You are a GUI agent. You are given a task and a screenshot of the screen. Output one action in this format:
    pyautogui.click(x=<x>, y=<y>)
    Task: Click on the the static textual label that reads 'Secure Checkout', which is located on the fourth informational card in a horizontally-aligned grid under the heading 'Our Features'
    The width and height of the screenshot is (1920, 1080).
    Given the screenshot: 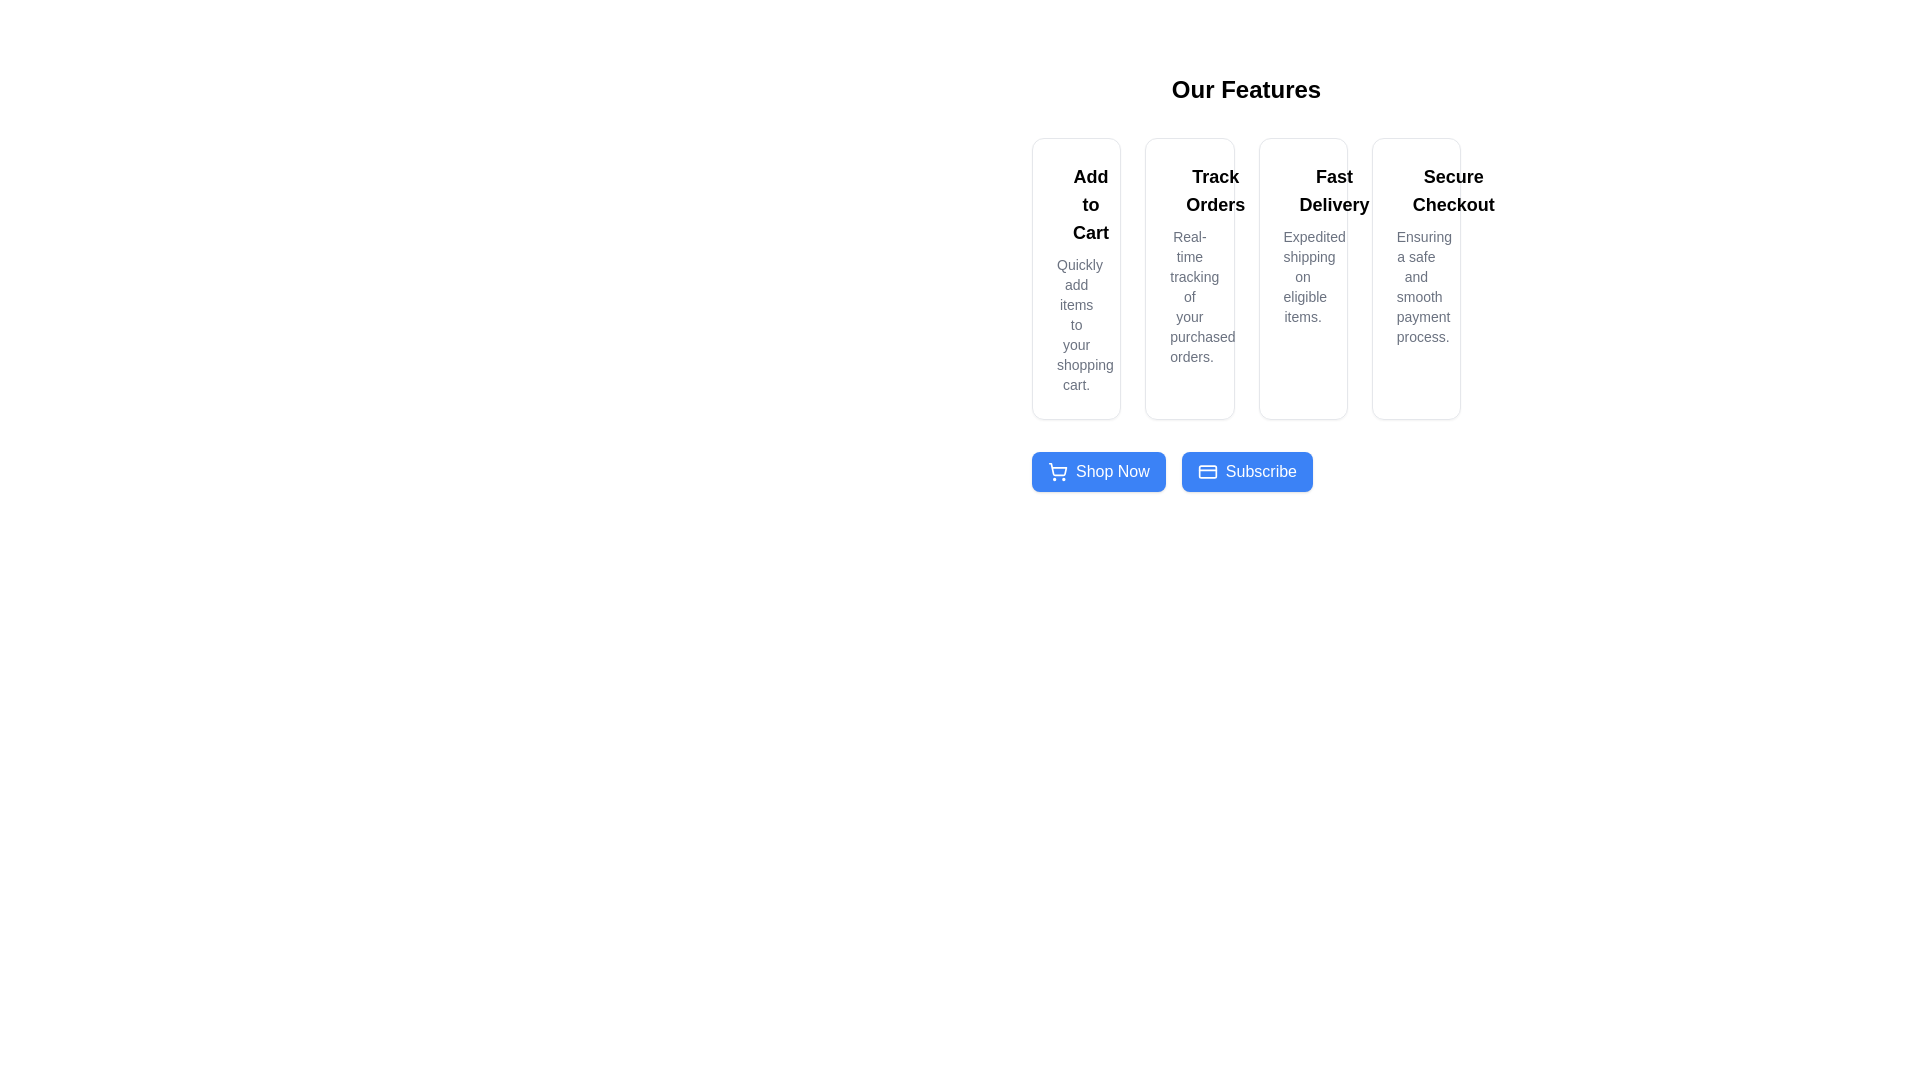 What is the action you would take?
    pyautogui.click(x=1453, y=191)
    